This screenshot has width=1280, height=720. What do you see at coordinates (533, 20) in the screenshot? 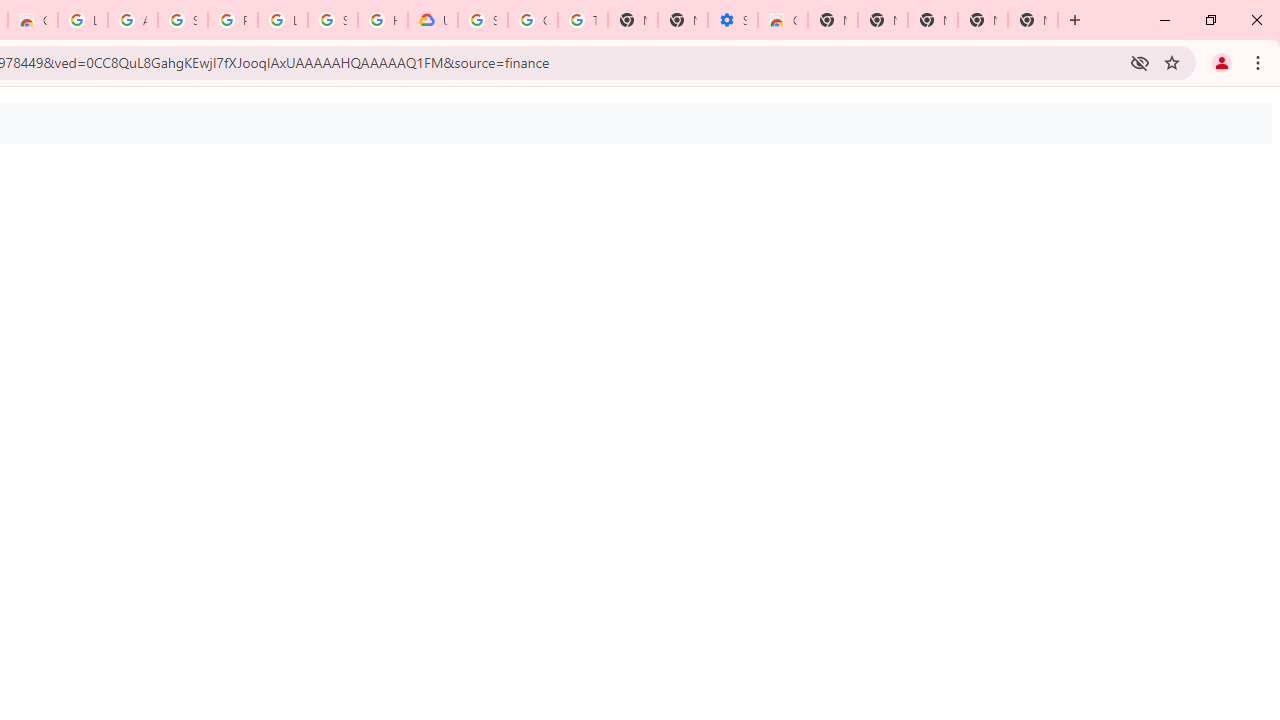
I see `'Google Account Help'` at bounding box center [533, 20].